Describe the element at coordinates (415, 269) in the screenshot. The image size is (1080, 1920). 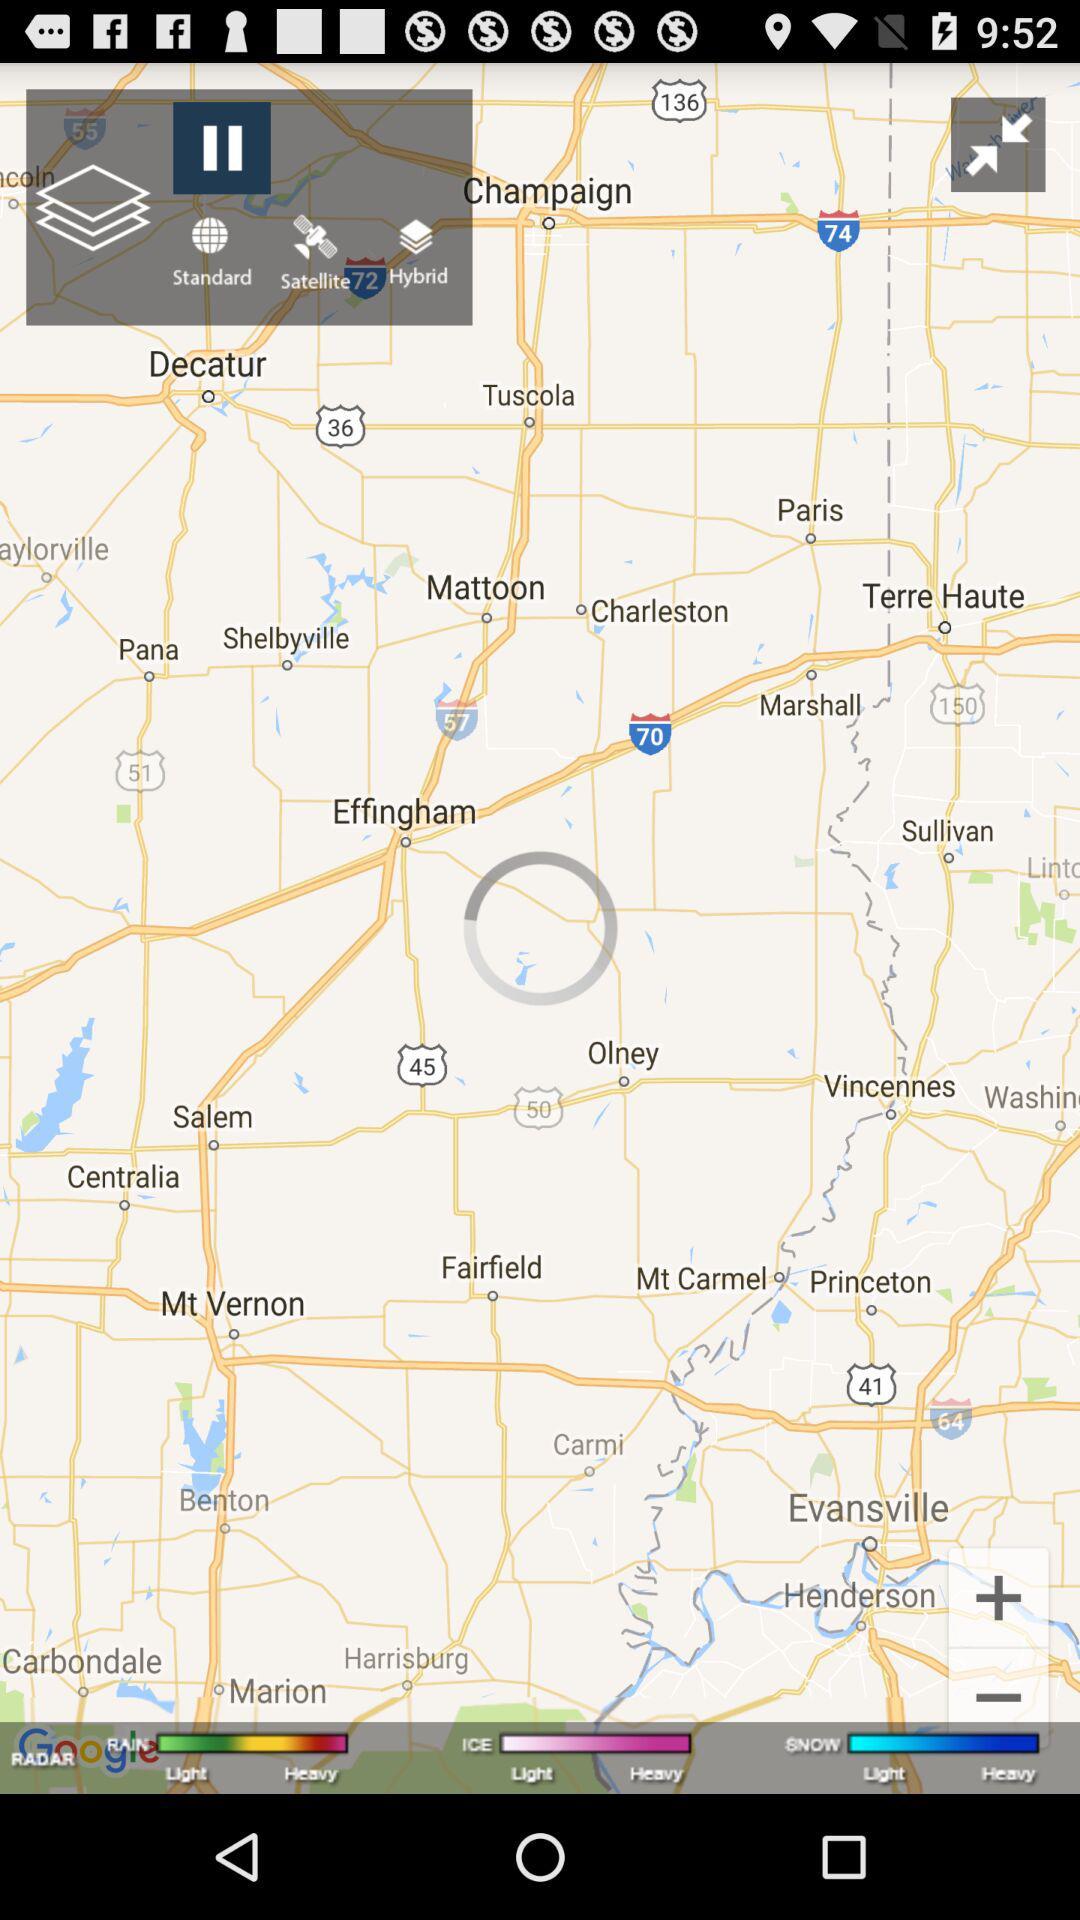
I see `the layers icon` at that location.